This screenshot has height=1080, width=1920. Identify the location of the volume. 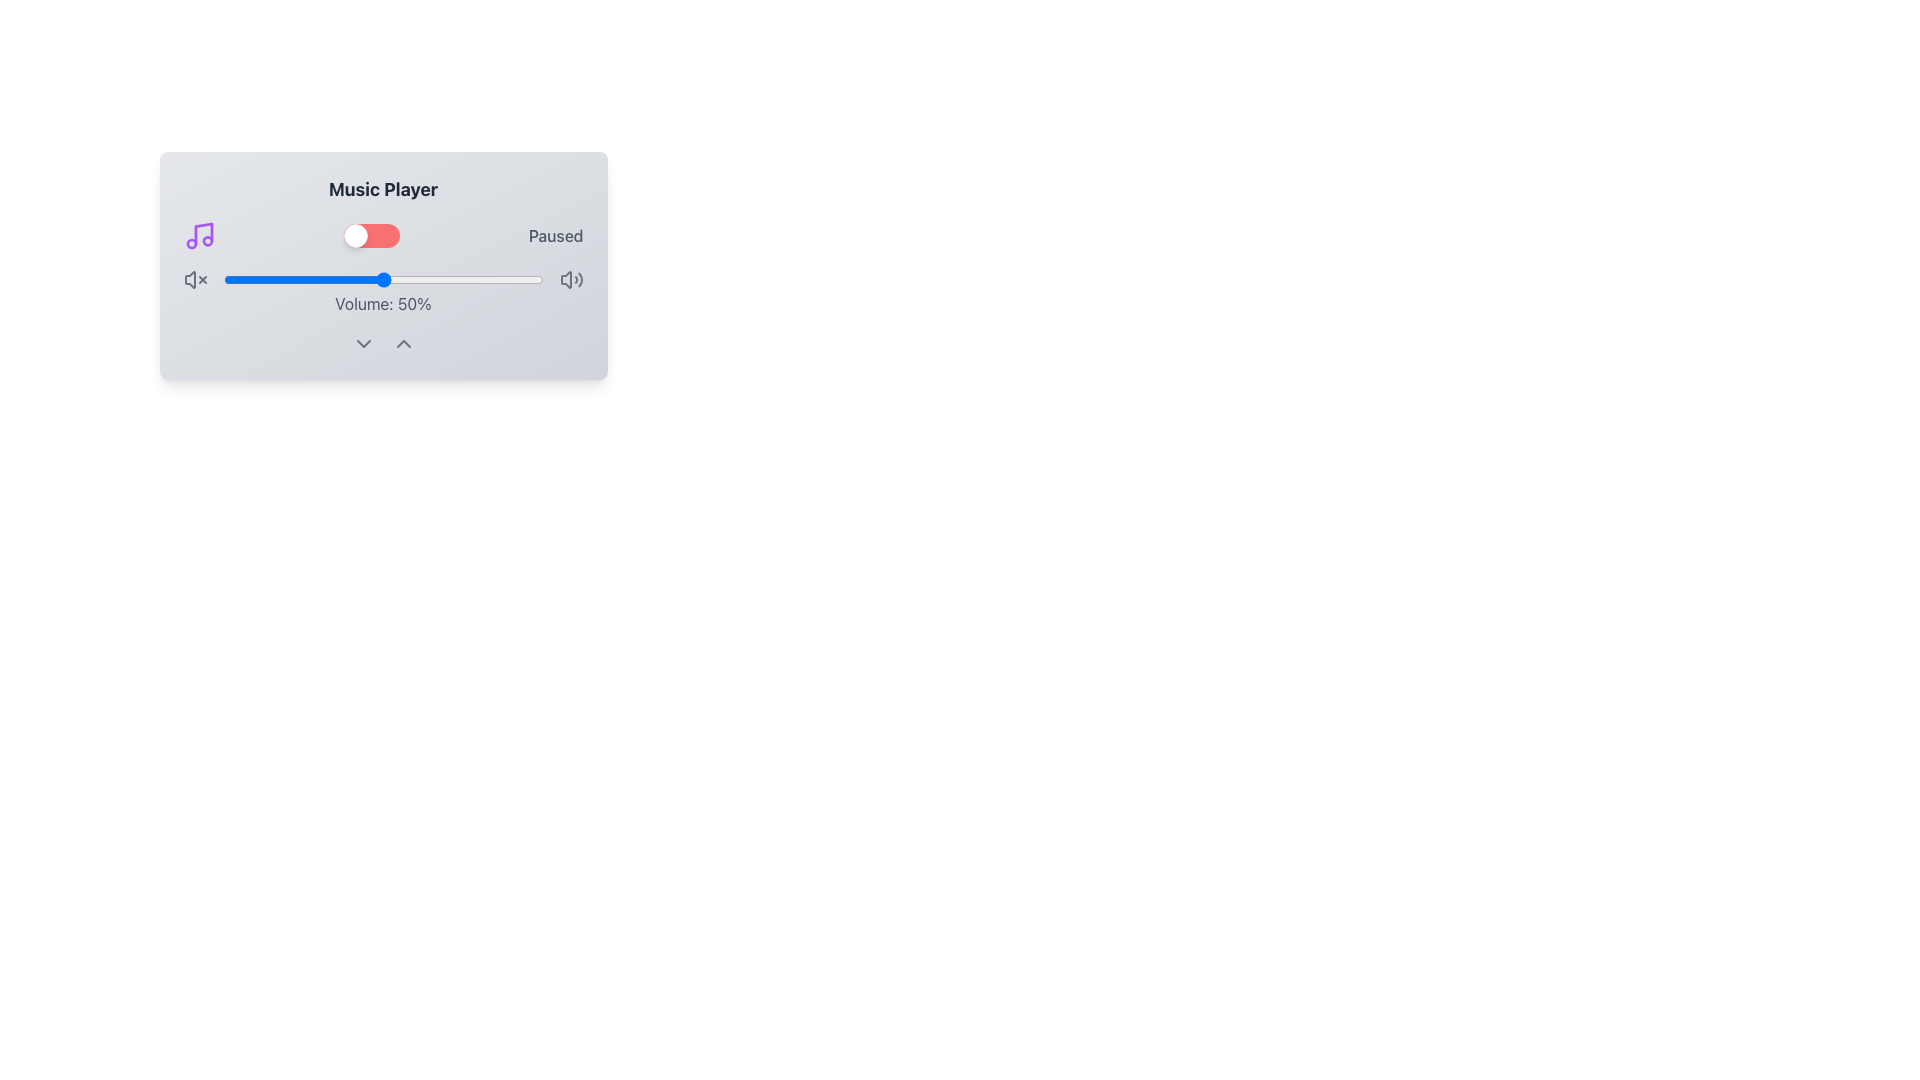
(386, 280).